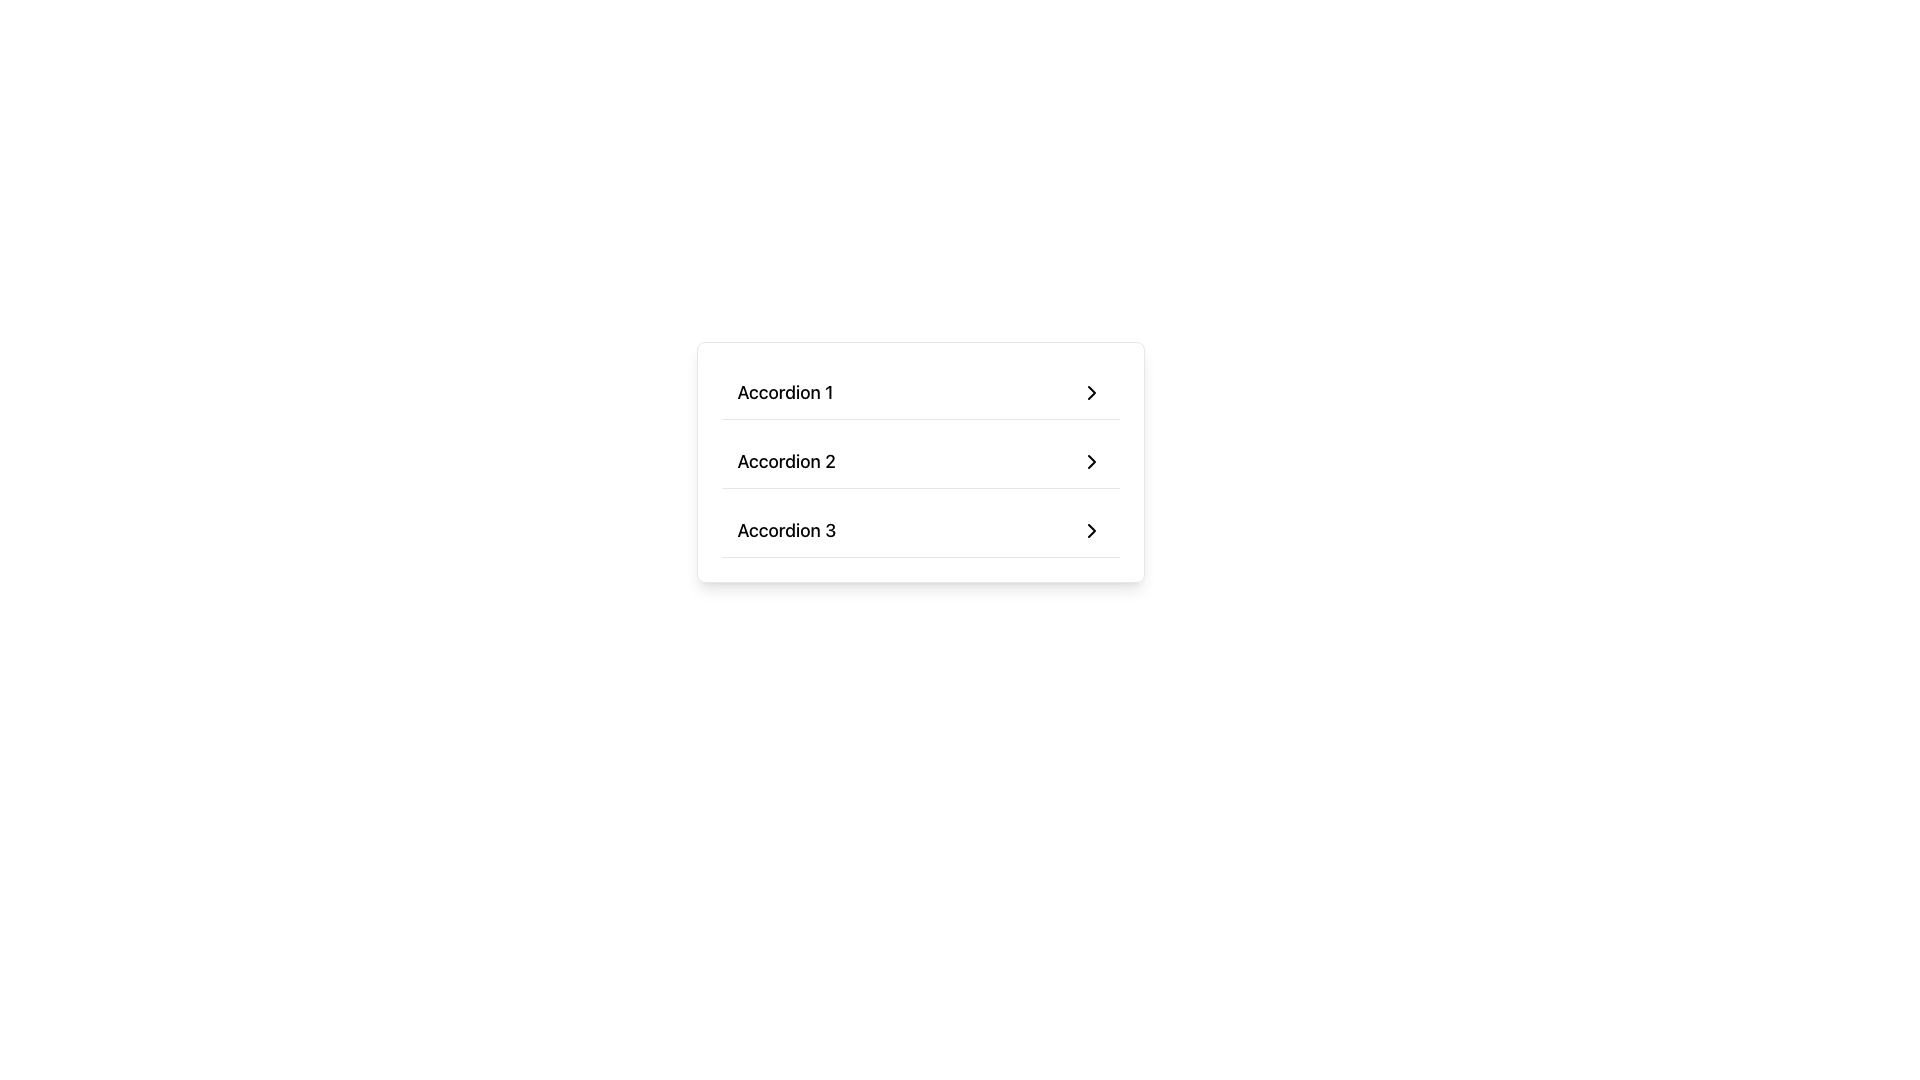 The image size is (1920, 1080). Describe the element at coordinates (785, 462) in the screenshot. I see `the text label located in the second accordion section, which identifies the content of that section` at that location.